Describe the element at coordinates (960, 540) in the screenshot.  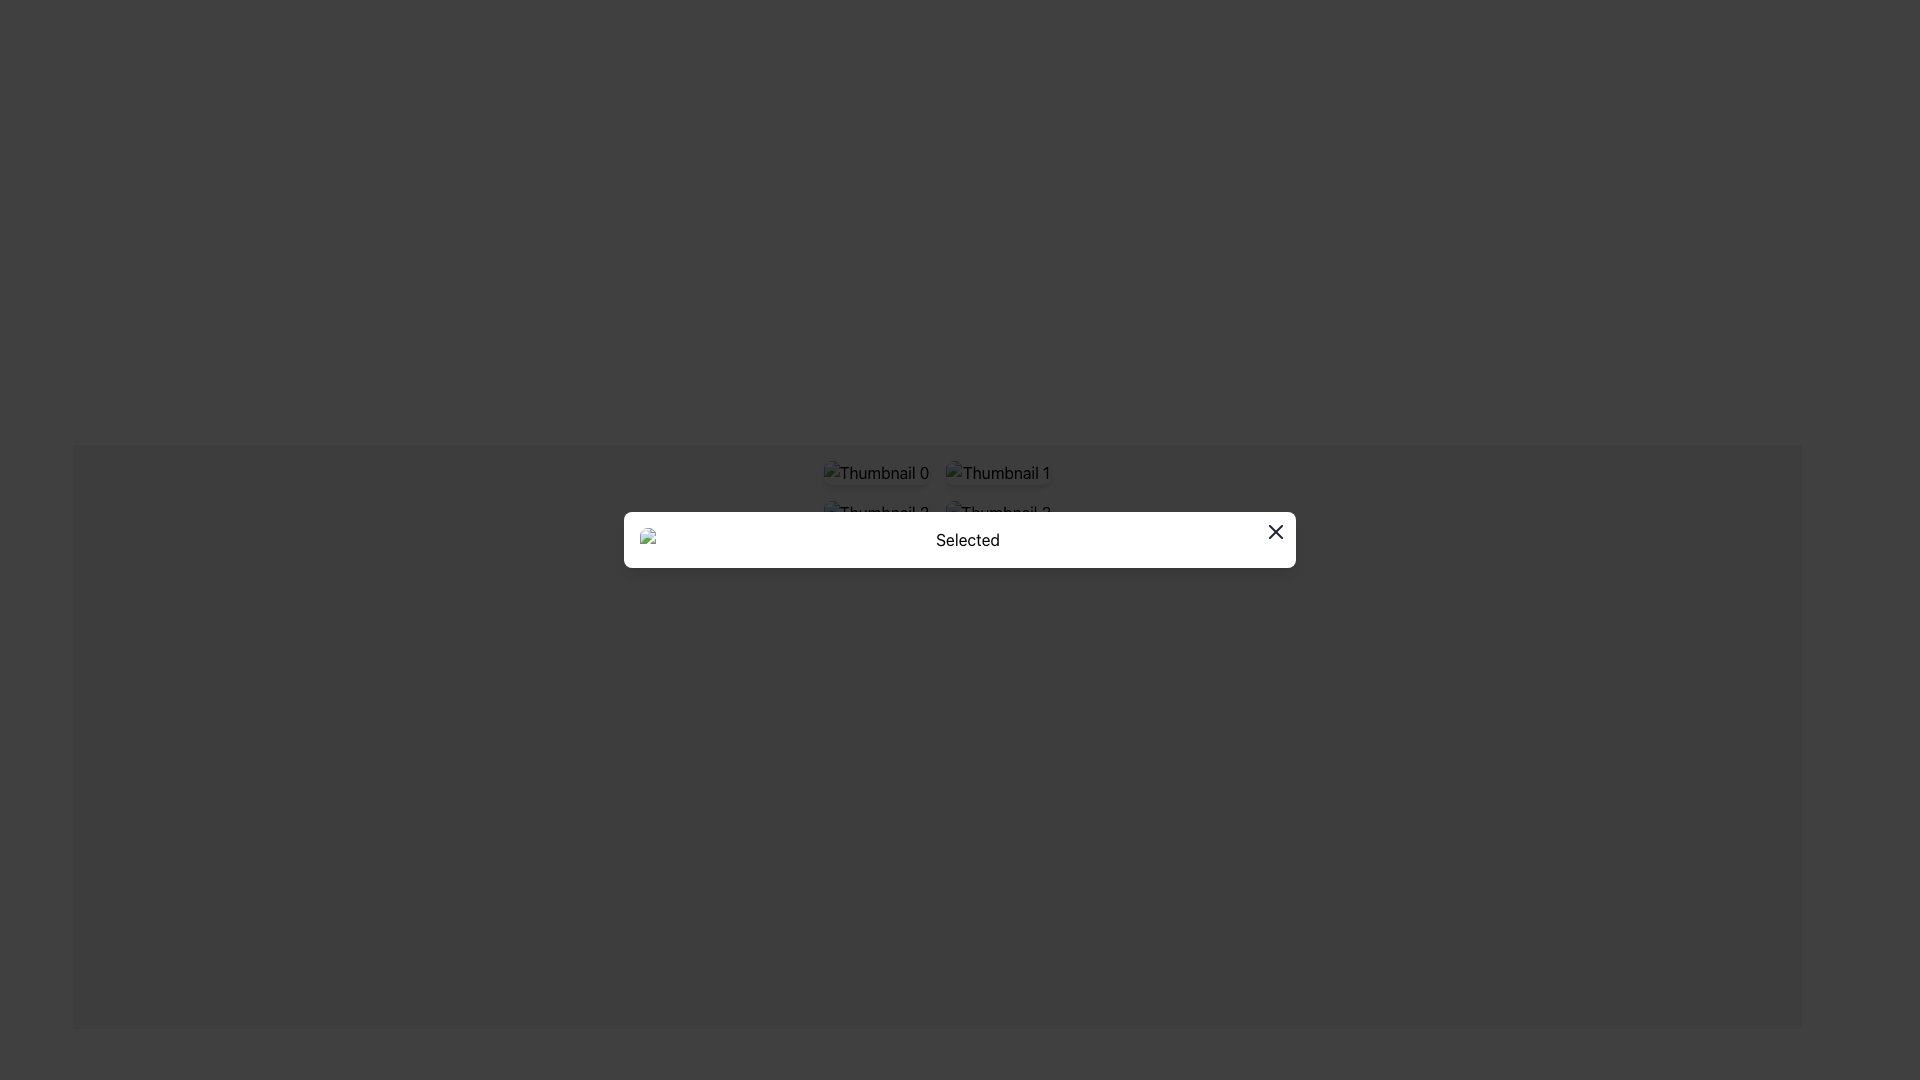
I see `the entire modal popup that is centered horizontally and located in the lower half of the view, used for image preview or selection confirmation` at that location.